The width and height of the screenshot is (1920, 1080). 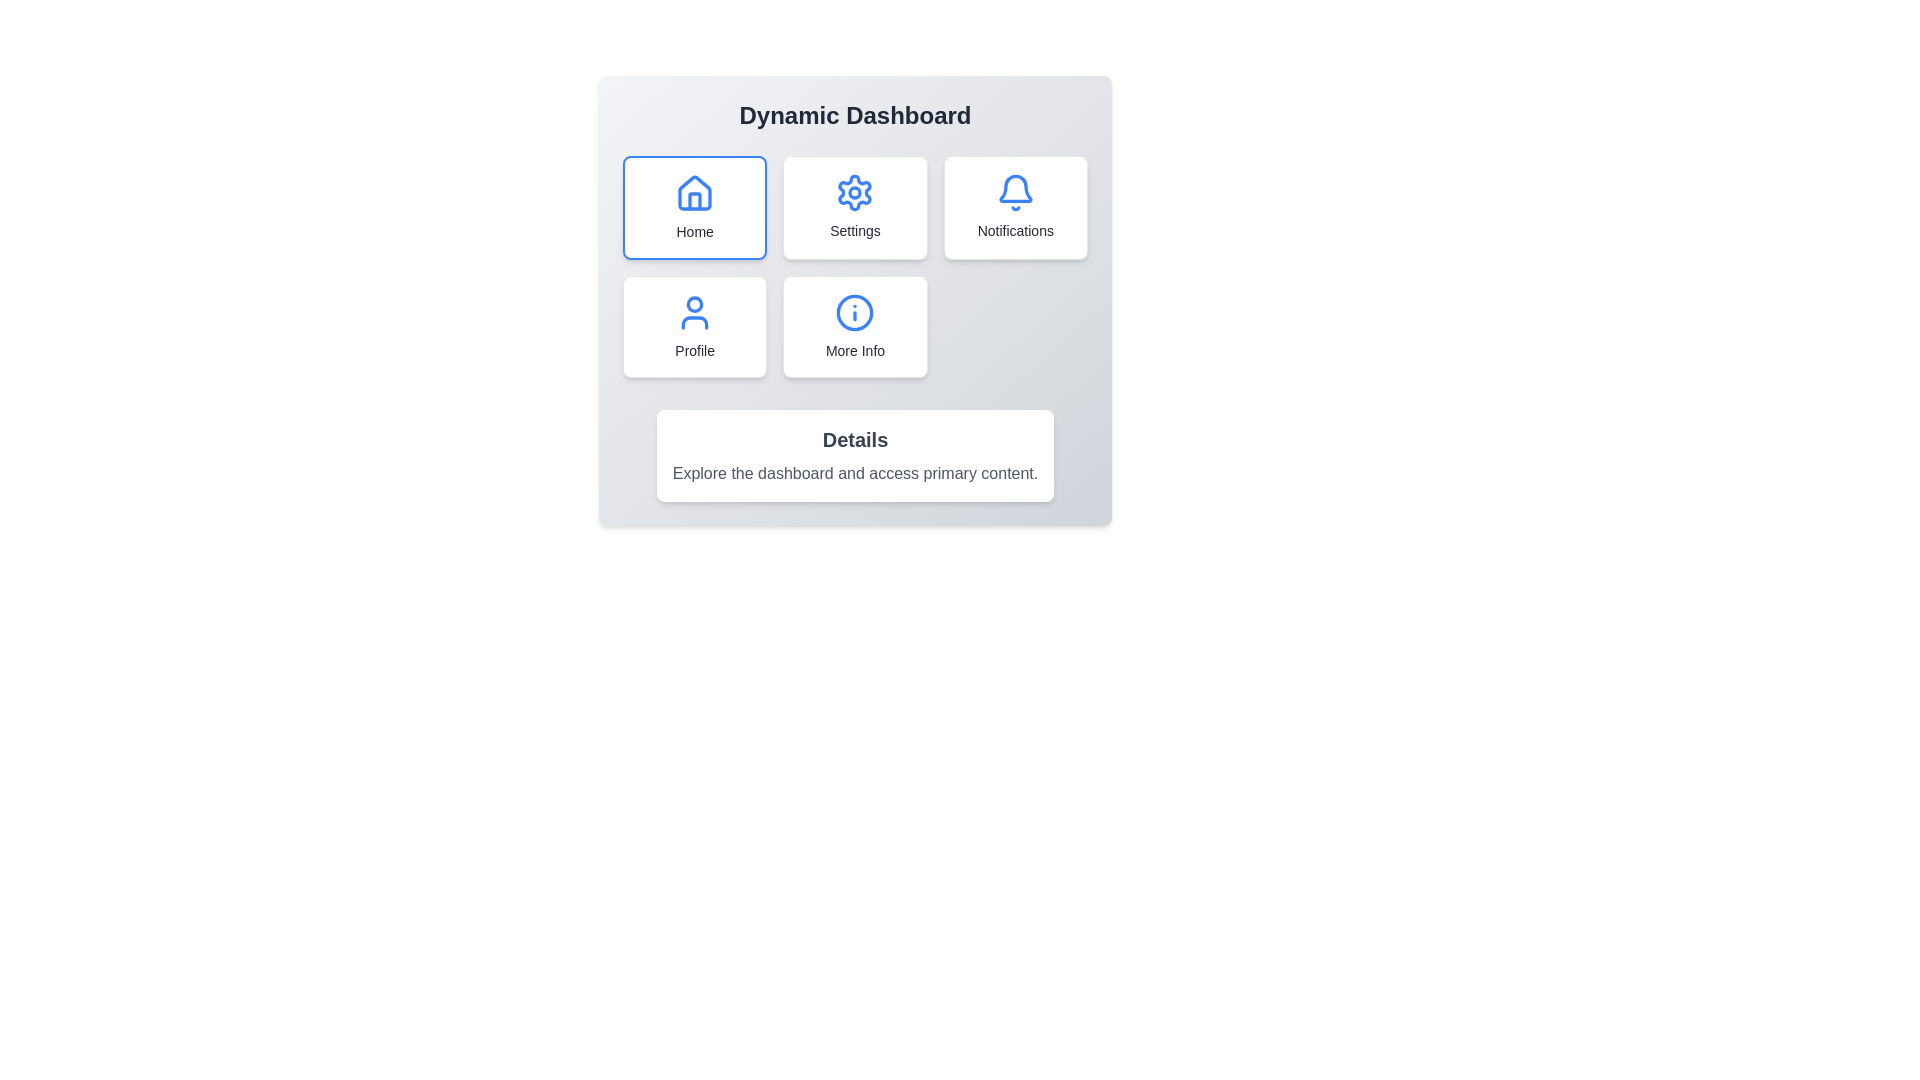 I want to click on the tile labeled 'Home' which contains a stylized house icon with a triangular roof and rectangular body, so click(x=695, y=193).